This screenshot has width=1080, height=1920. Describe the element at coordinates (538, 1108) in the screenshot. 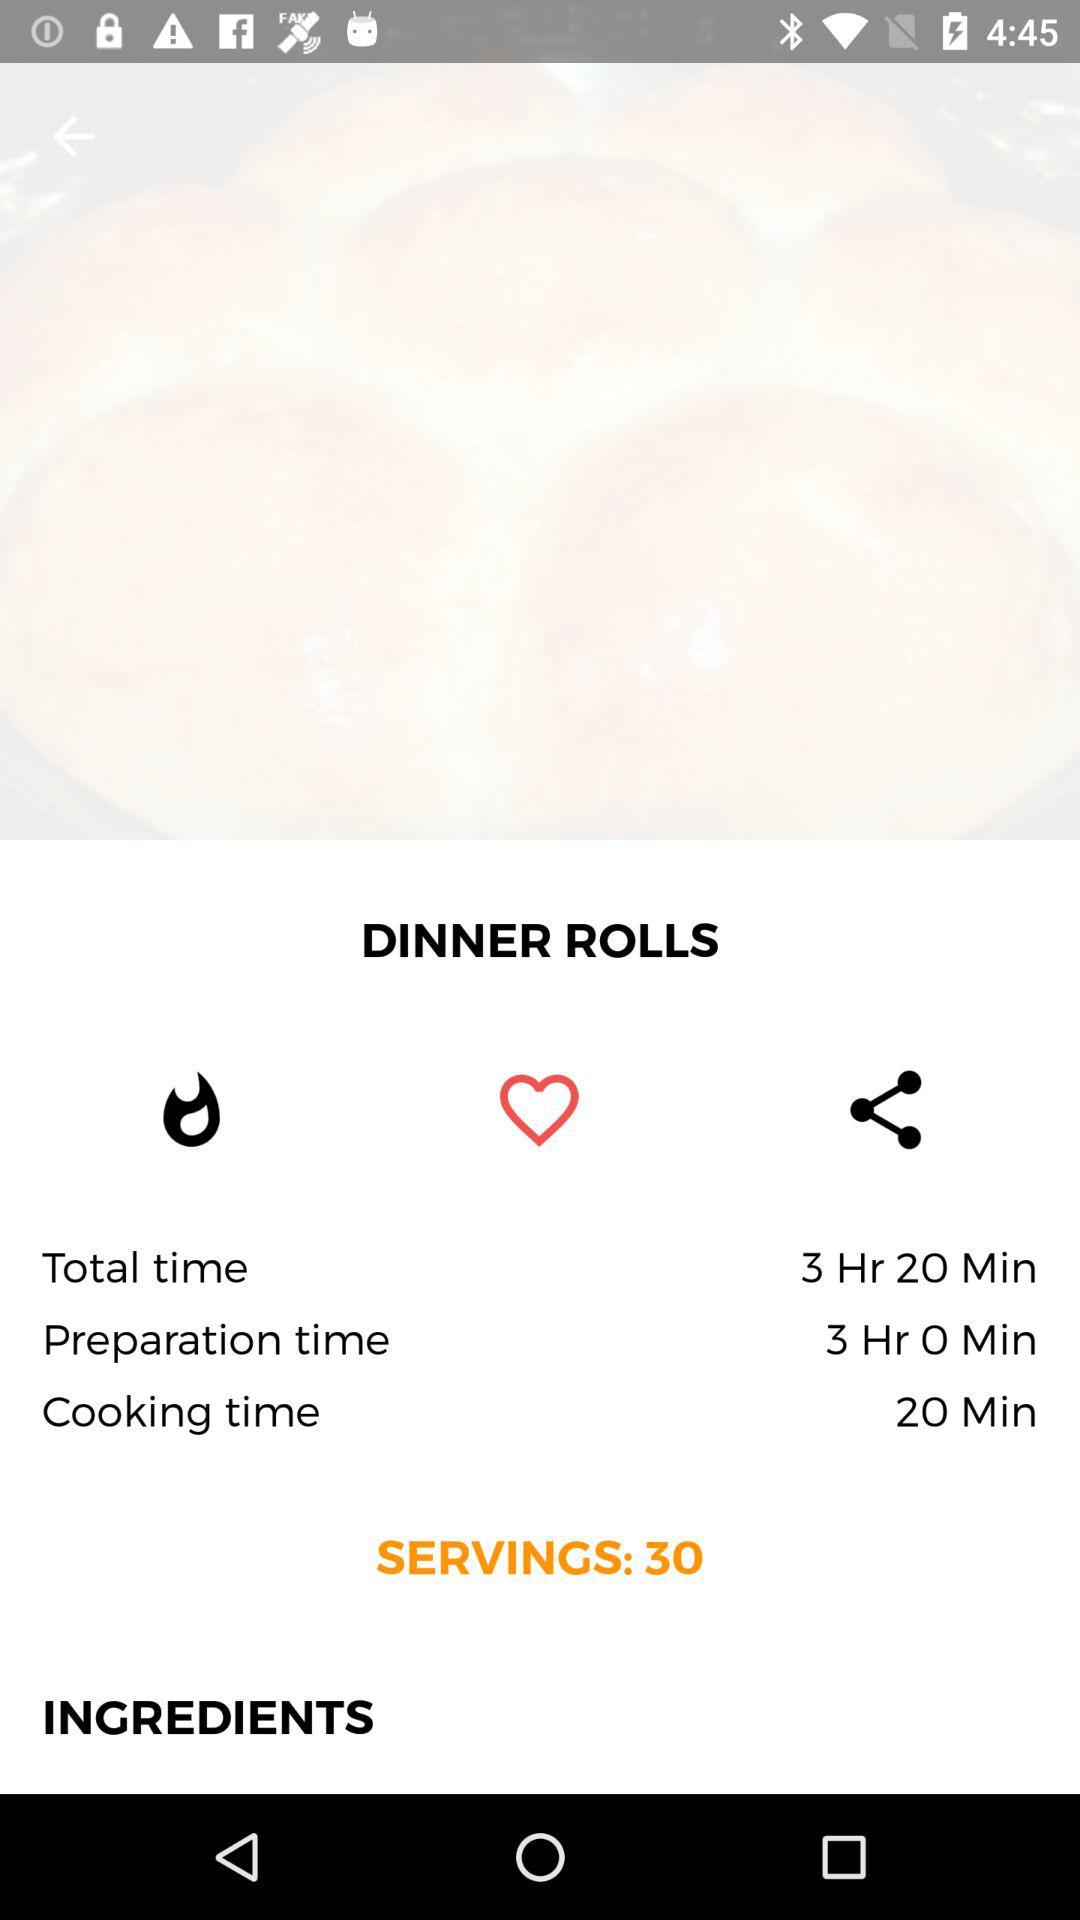

I see `the favourites icon` at that location.